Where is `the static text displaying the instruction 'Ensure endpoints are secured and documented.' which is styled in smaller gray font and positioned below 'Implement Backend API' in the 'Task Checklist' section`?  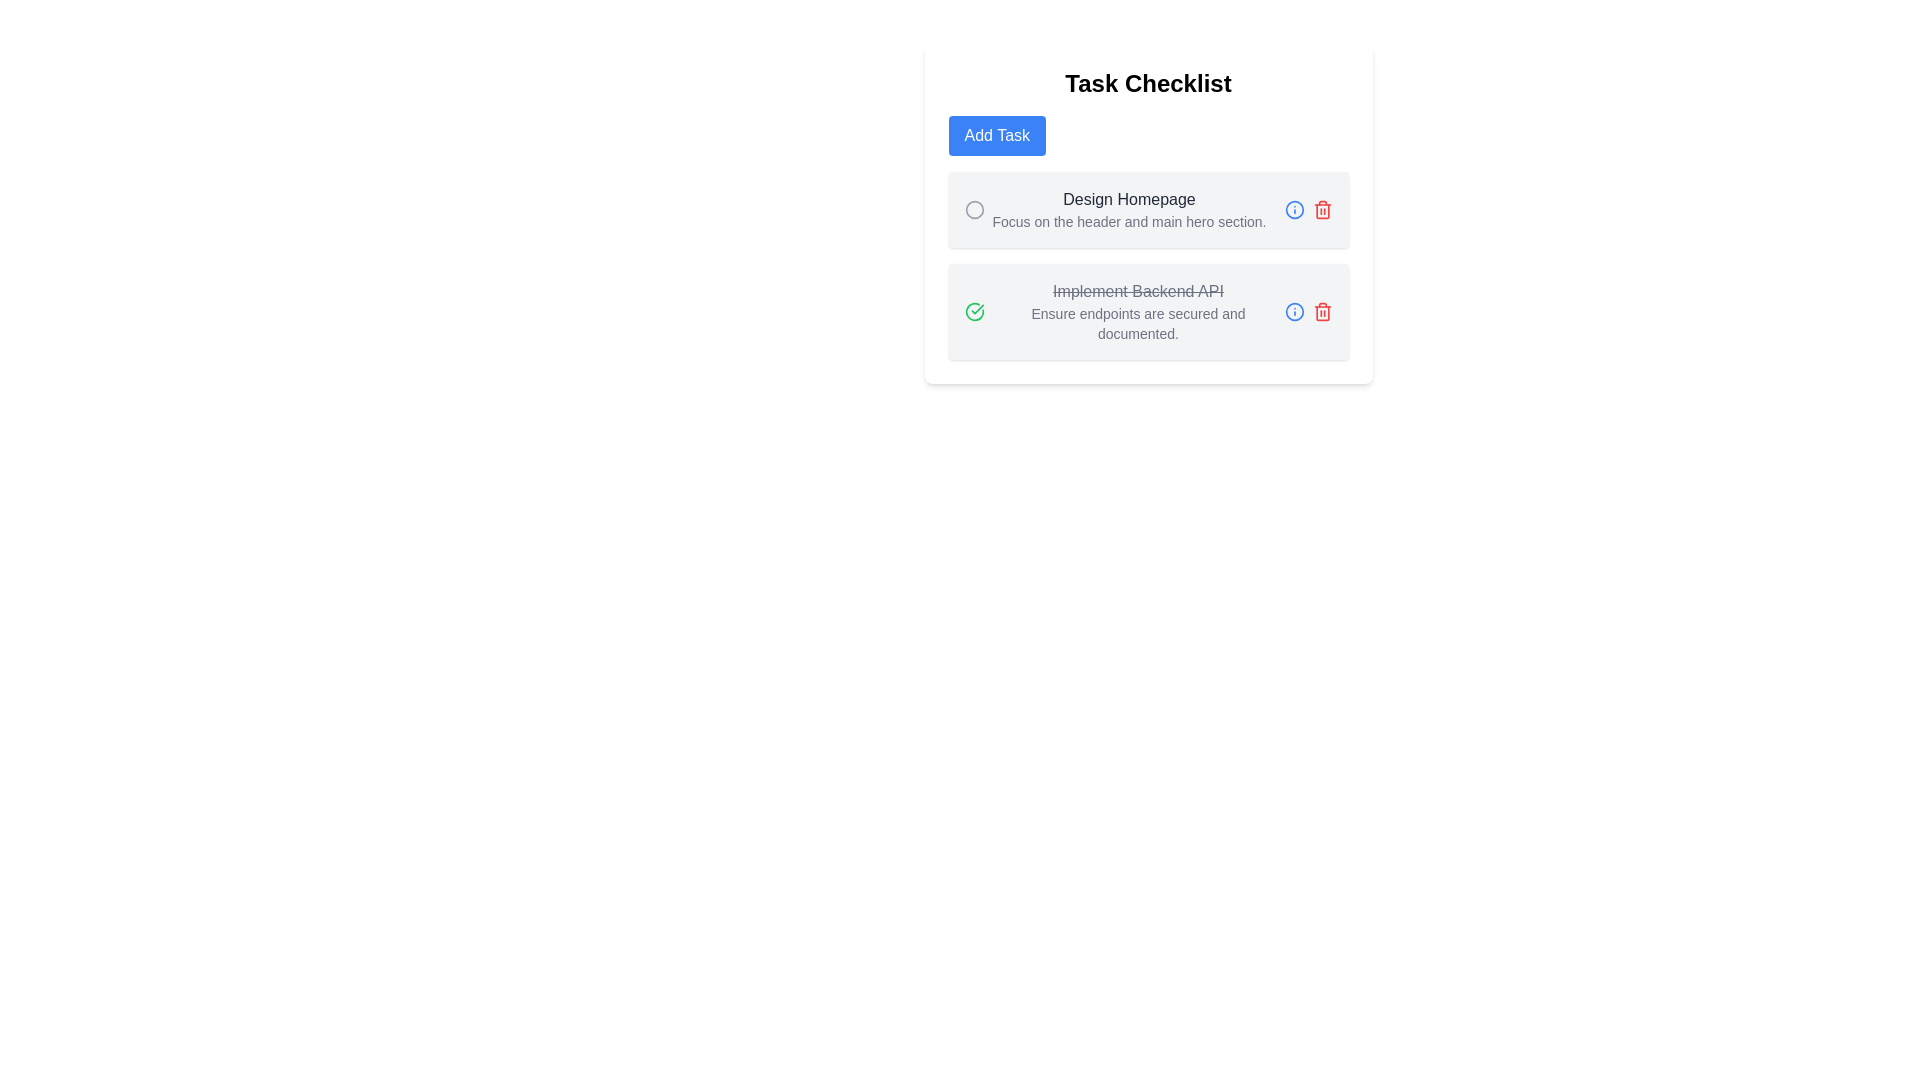
the static text displaying the instruction 'Ensure endpoints are secured and documented.' which is styled in smaller gray font and positioned below 'Implement Backend API' in the 'Task Checklist' section is located at coordinates (1138, 323).